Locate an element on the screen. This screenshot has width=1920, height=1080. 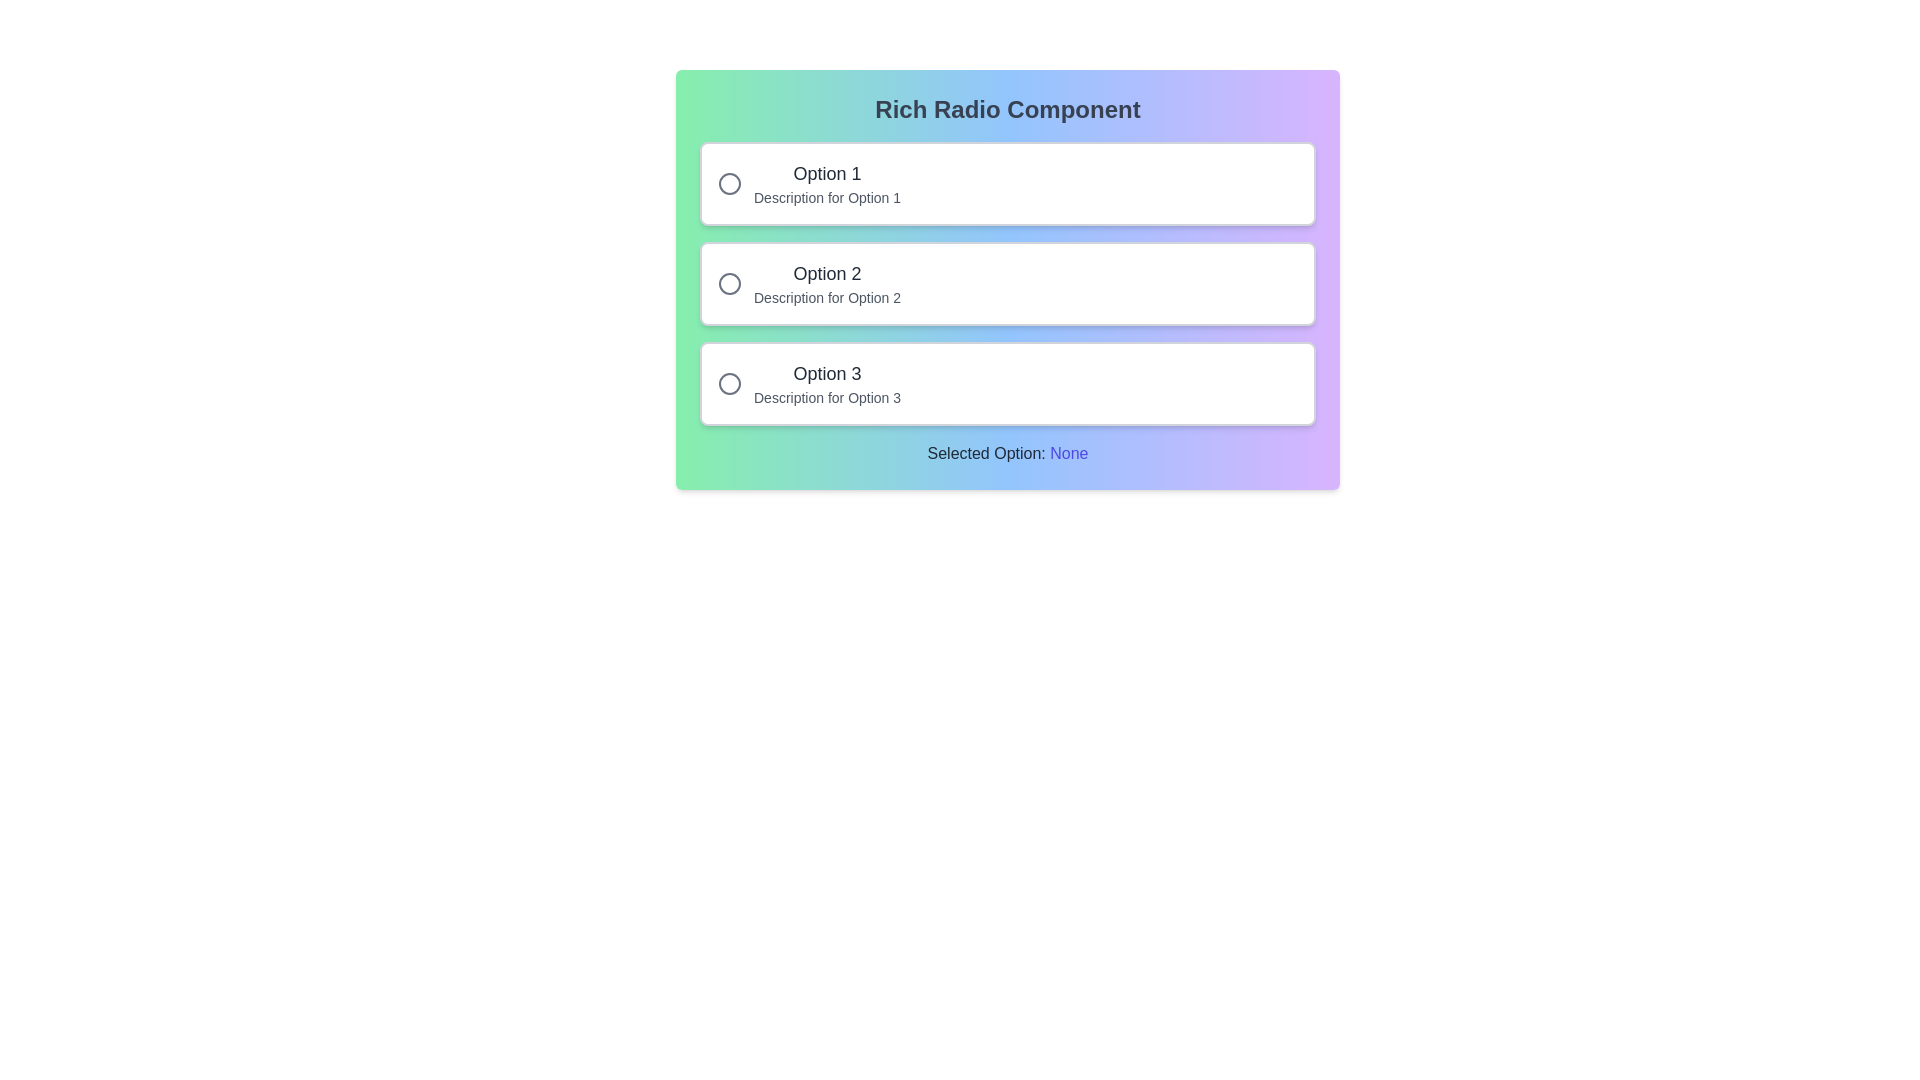
text label element that displays 'Option 2', which is styled with a large font size and is located in the second section of a vertically stacked set of options is located at coordinates (827, 273).